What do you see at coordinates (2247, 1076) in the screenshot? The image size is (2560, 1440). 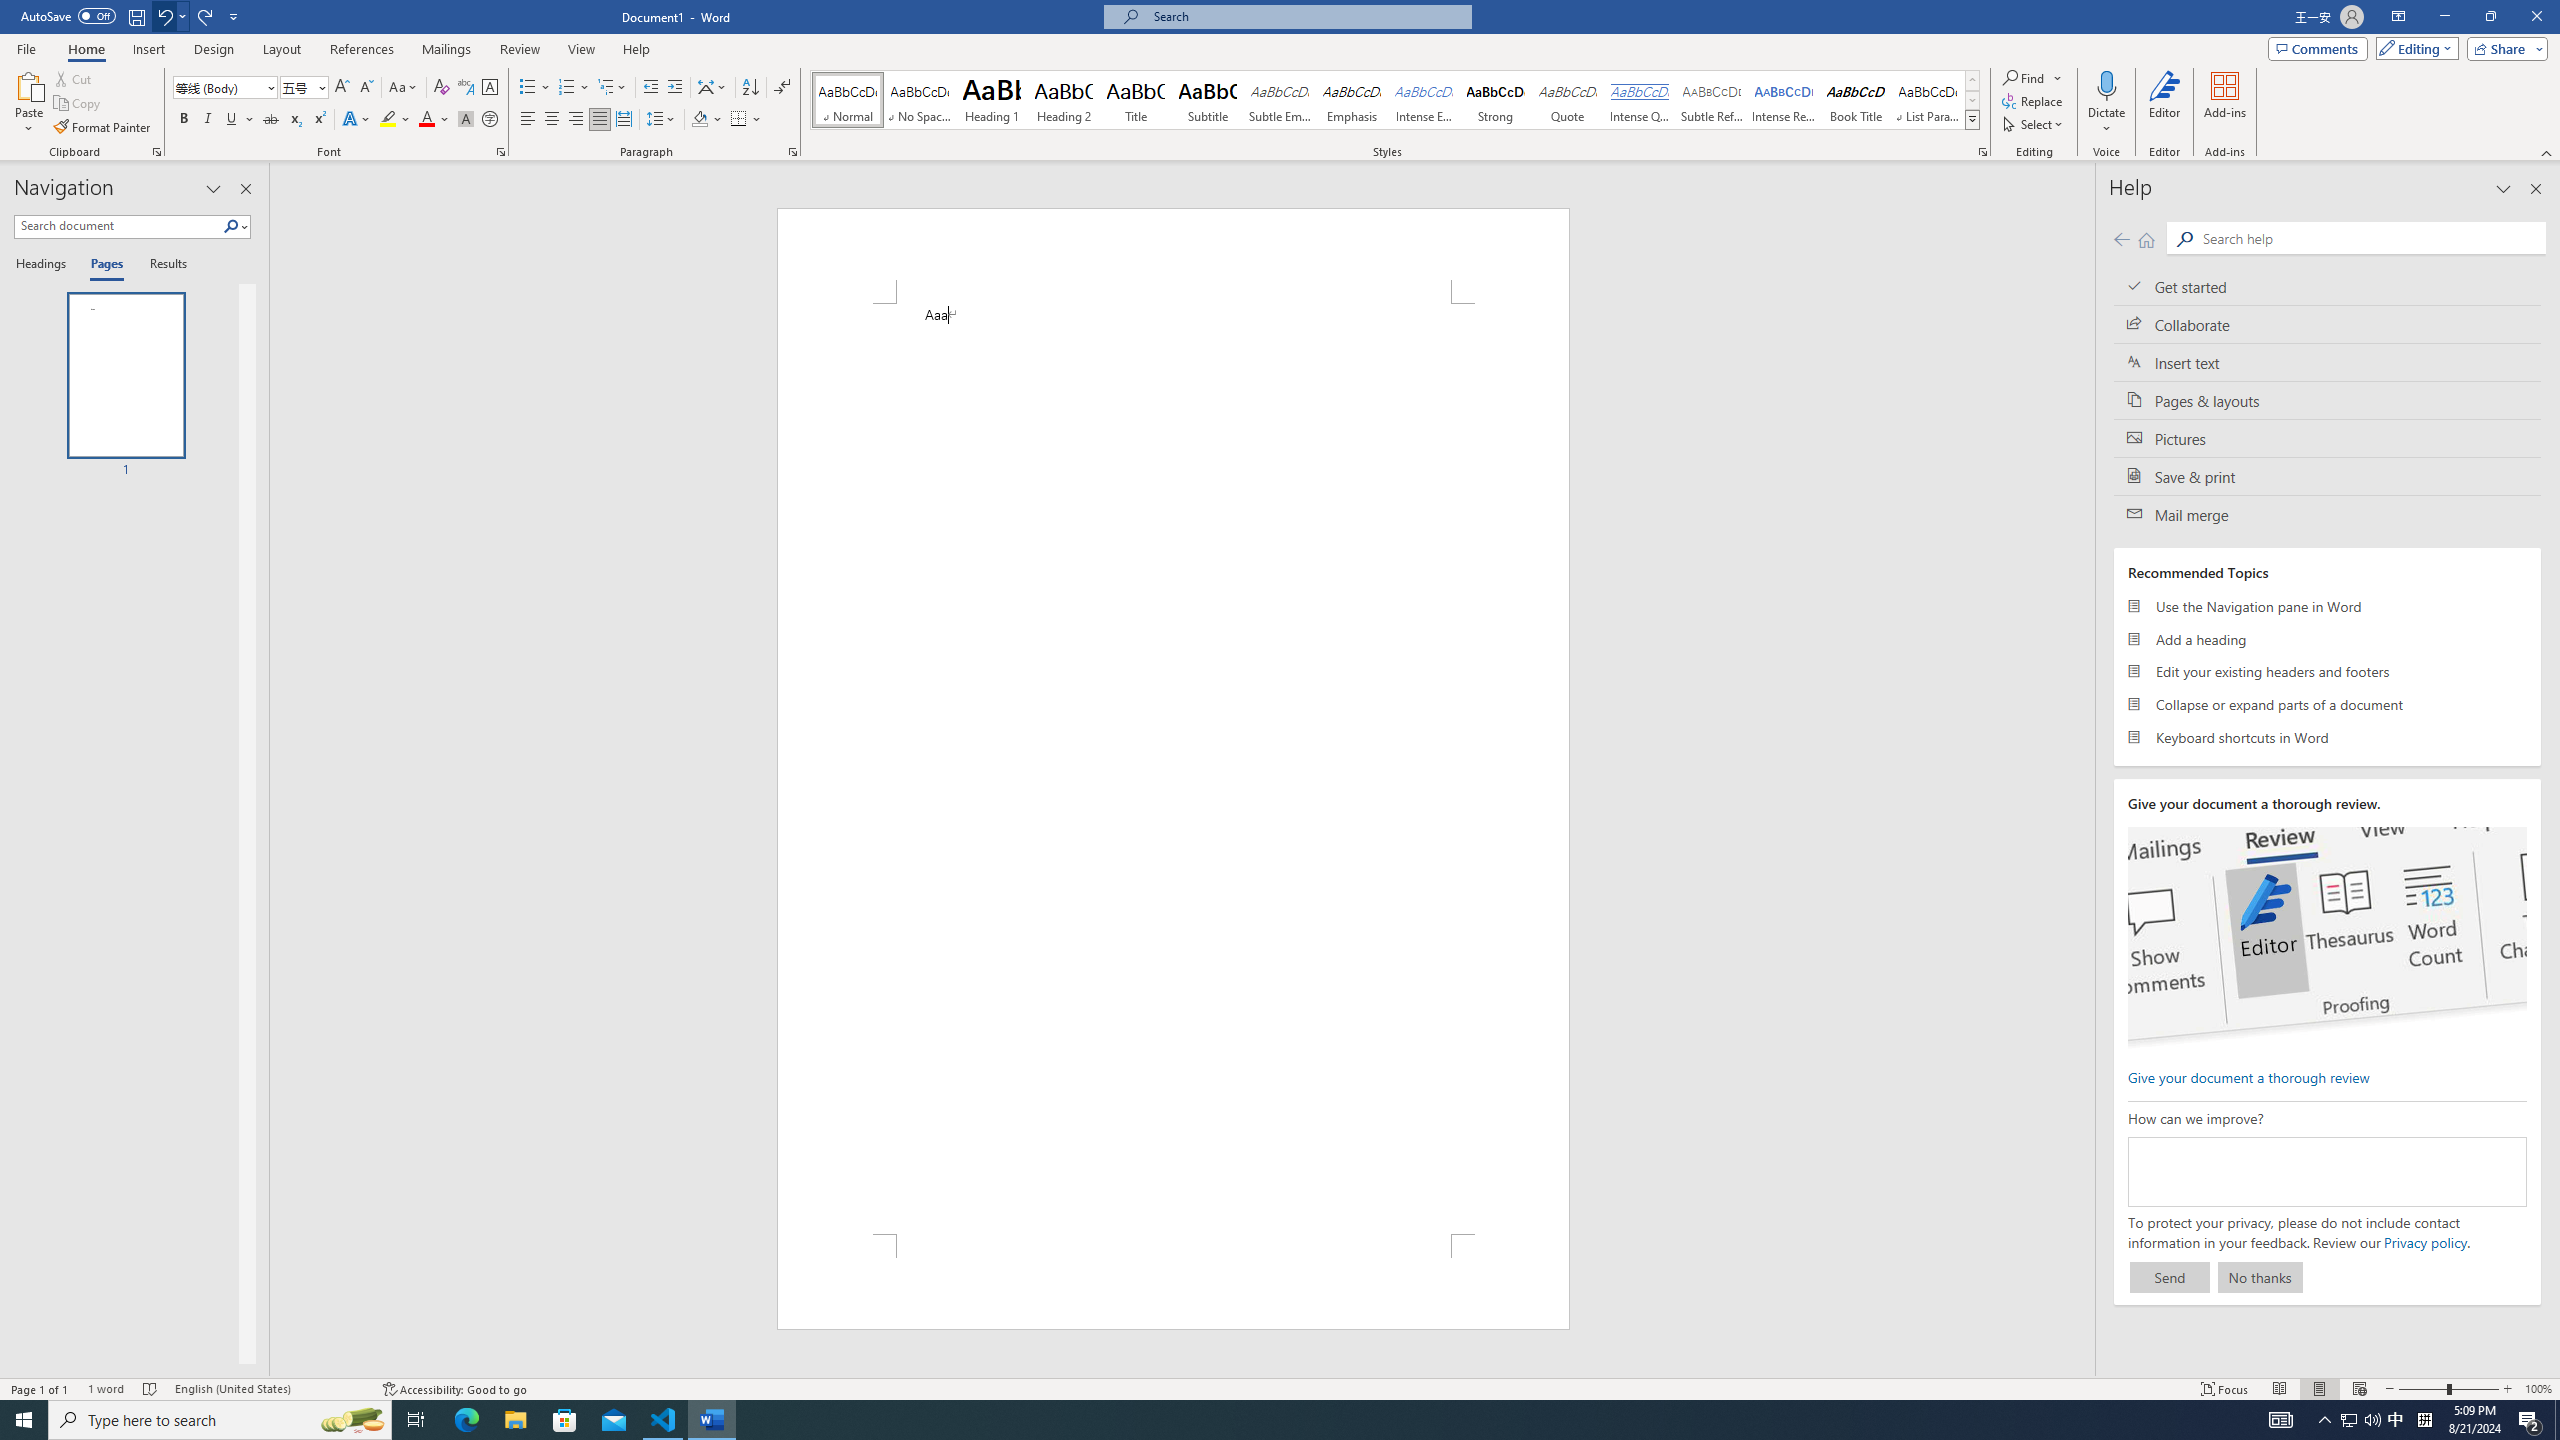 I see `'Give your document a thorough review'` at bounding box center [2247, 1076].